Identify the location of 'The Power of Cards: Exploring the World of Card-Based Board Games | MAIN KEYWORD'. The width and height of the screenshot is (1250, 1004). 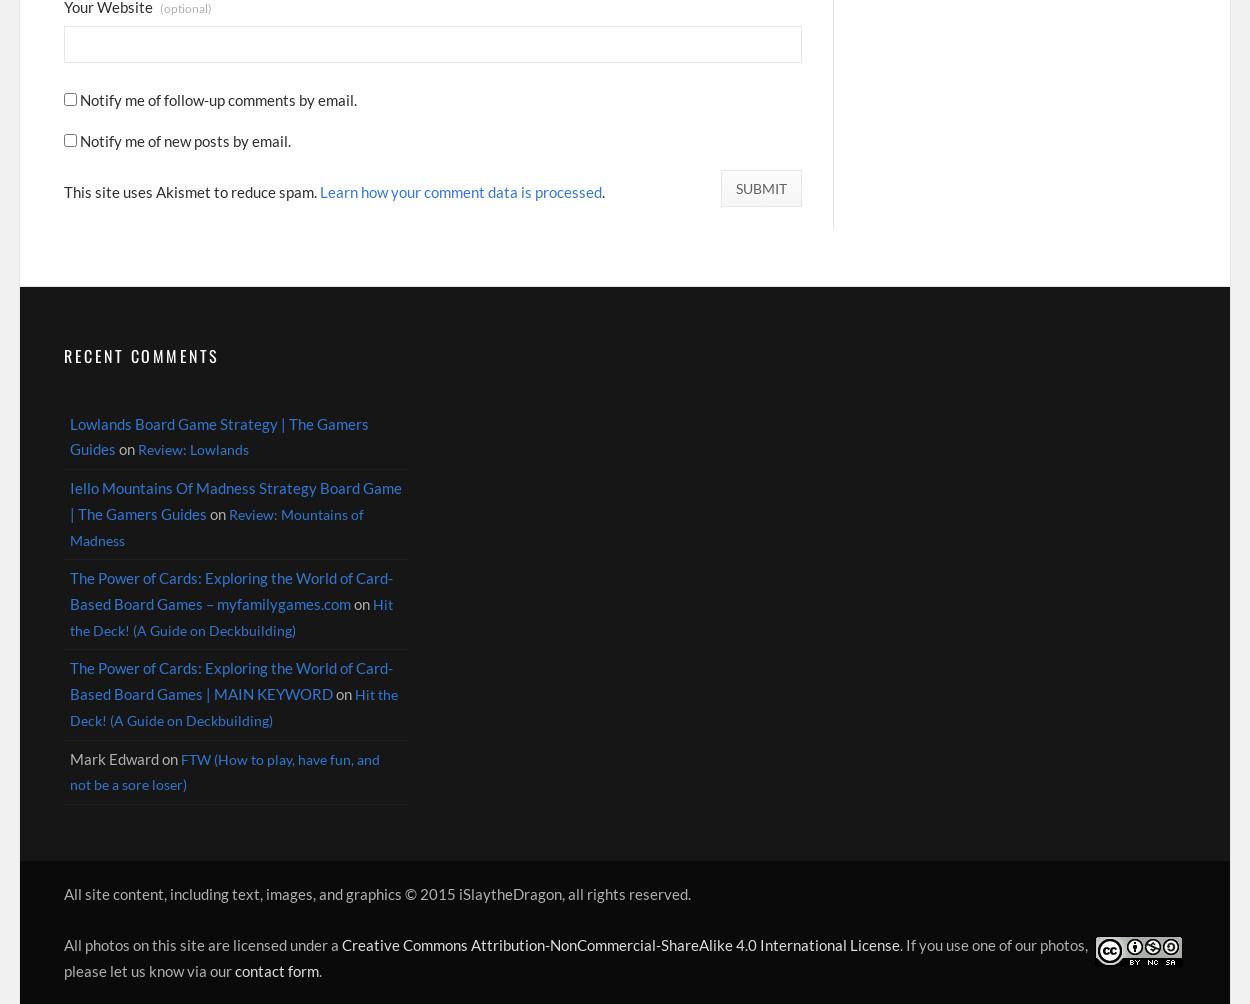
(230, 680).